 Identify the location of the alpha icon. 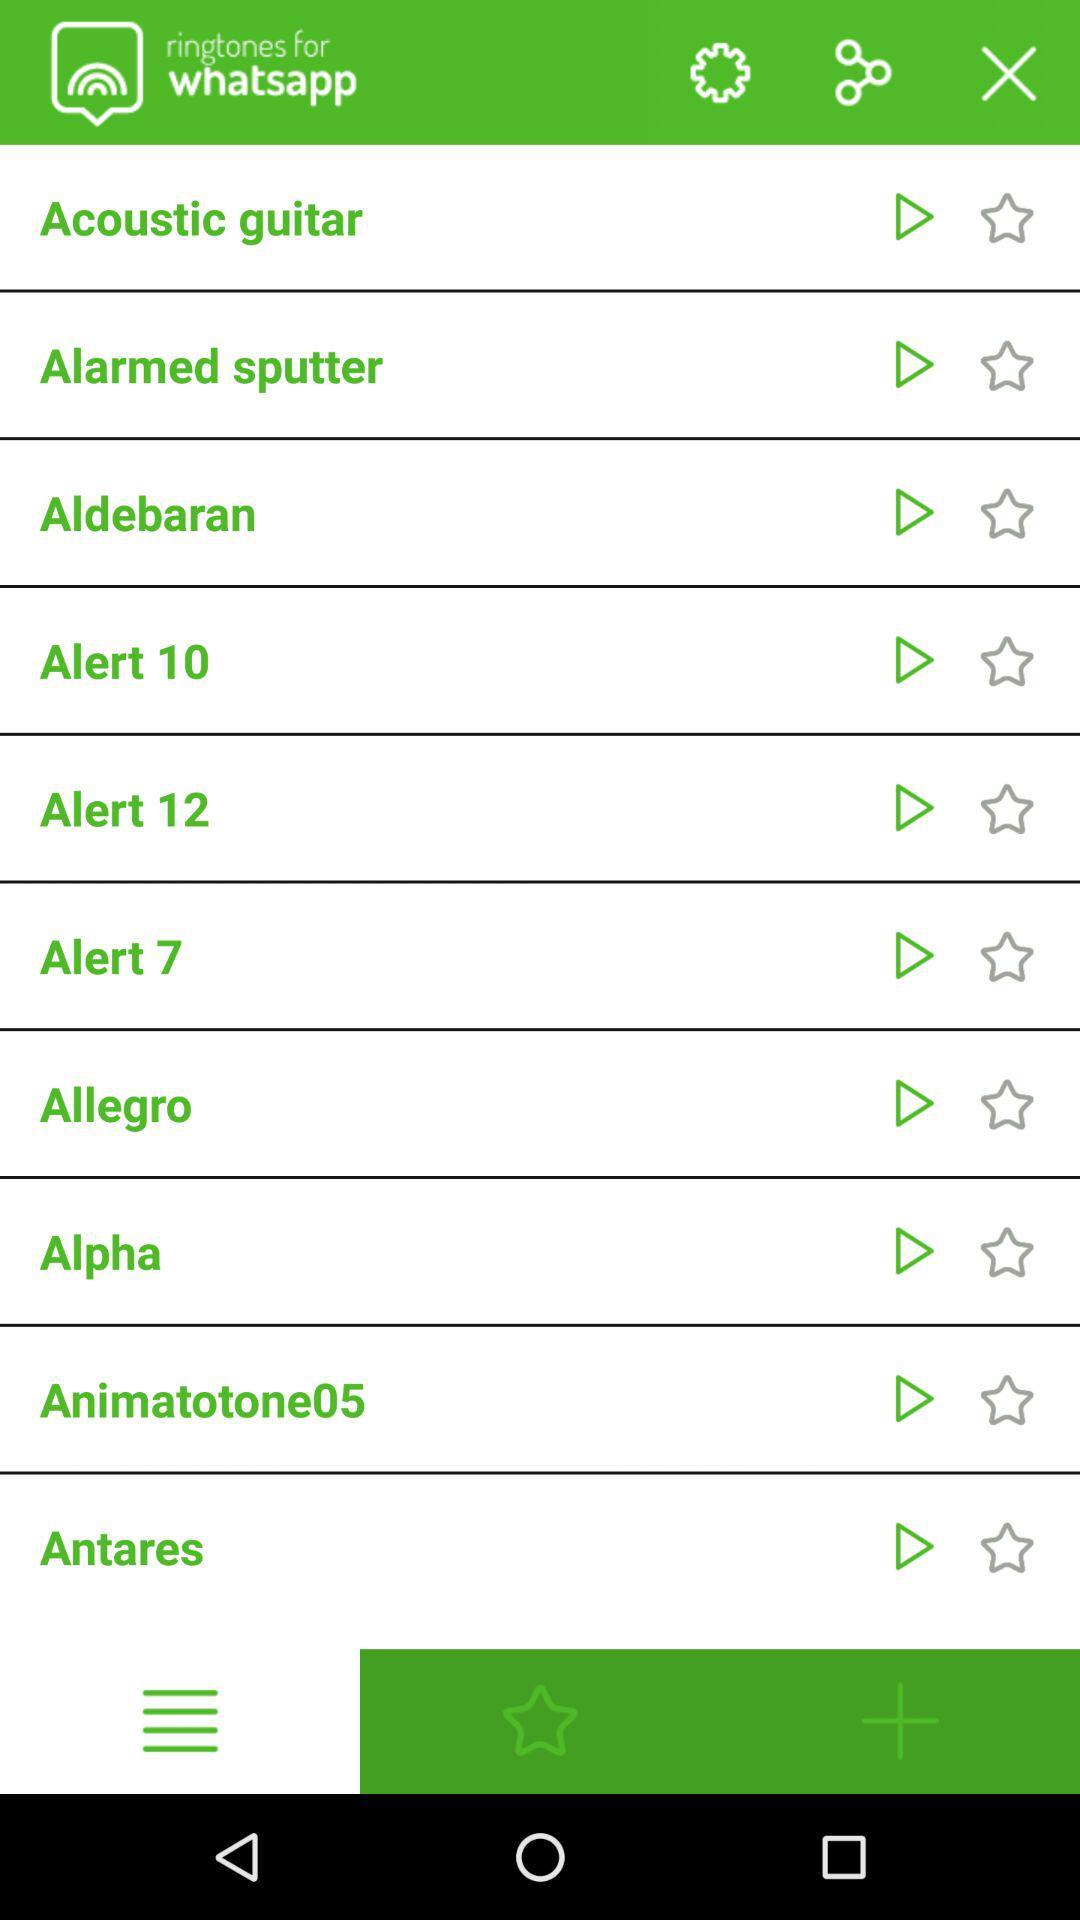
(454, 1250).